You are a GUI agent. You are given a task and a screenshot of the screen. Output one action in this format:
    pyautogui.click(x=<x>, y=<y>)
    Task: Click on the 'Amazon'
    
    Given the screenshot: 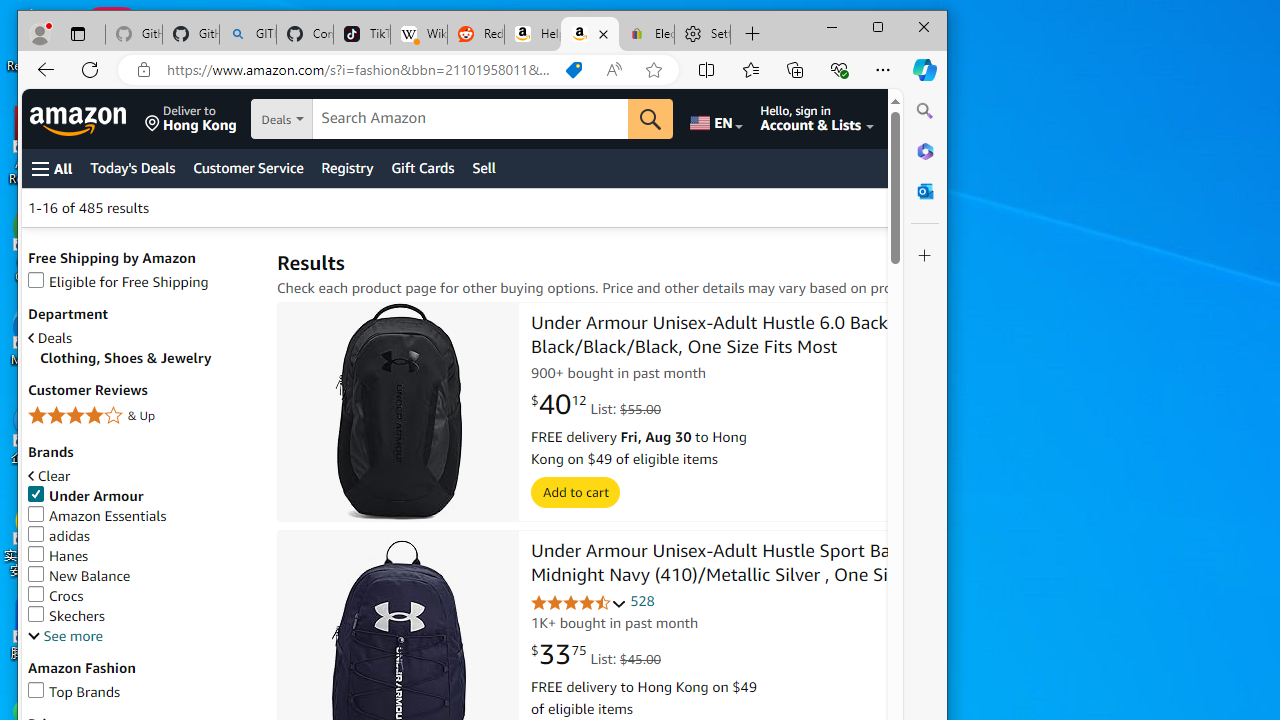 What is the action you would take?
    pyautogui.click(x=80, y=119)
    